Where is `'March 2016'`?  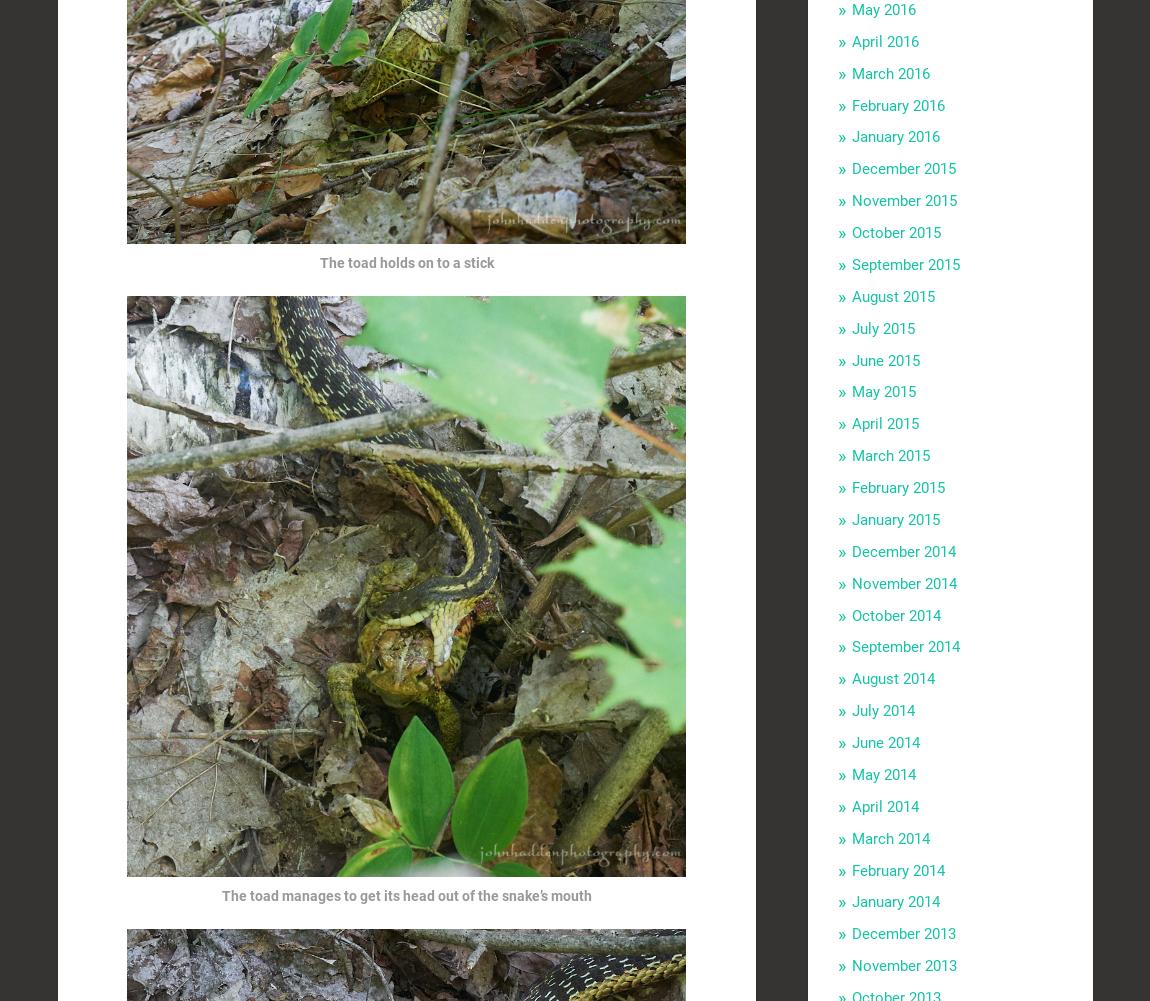 'March 2016' is located at coordinates (889, 72).